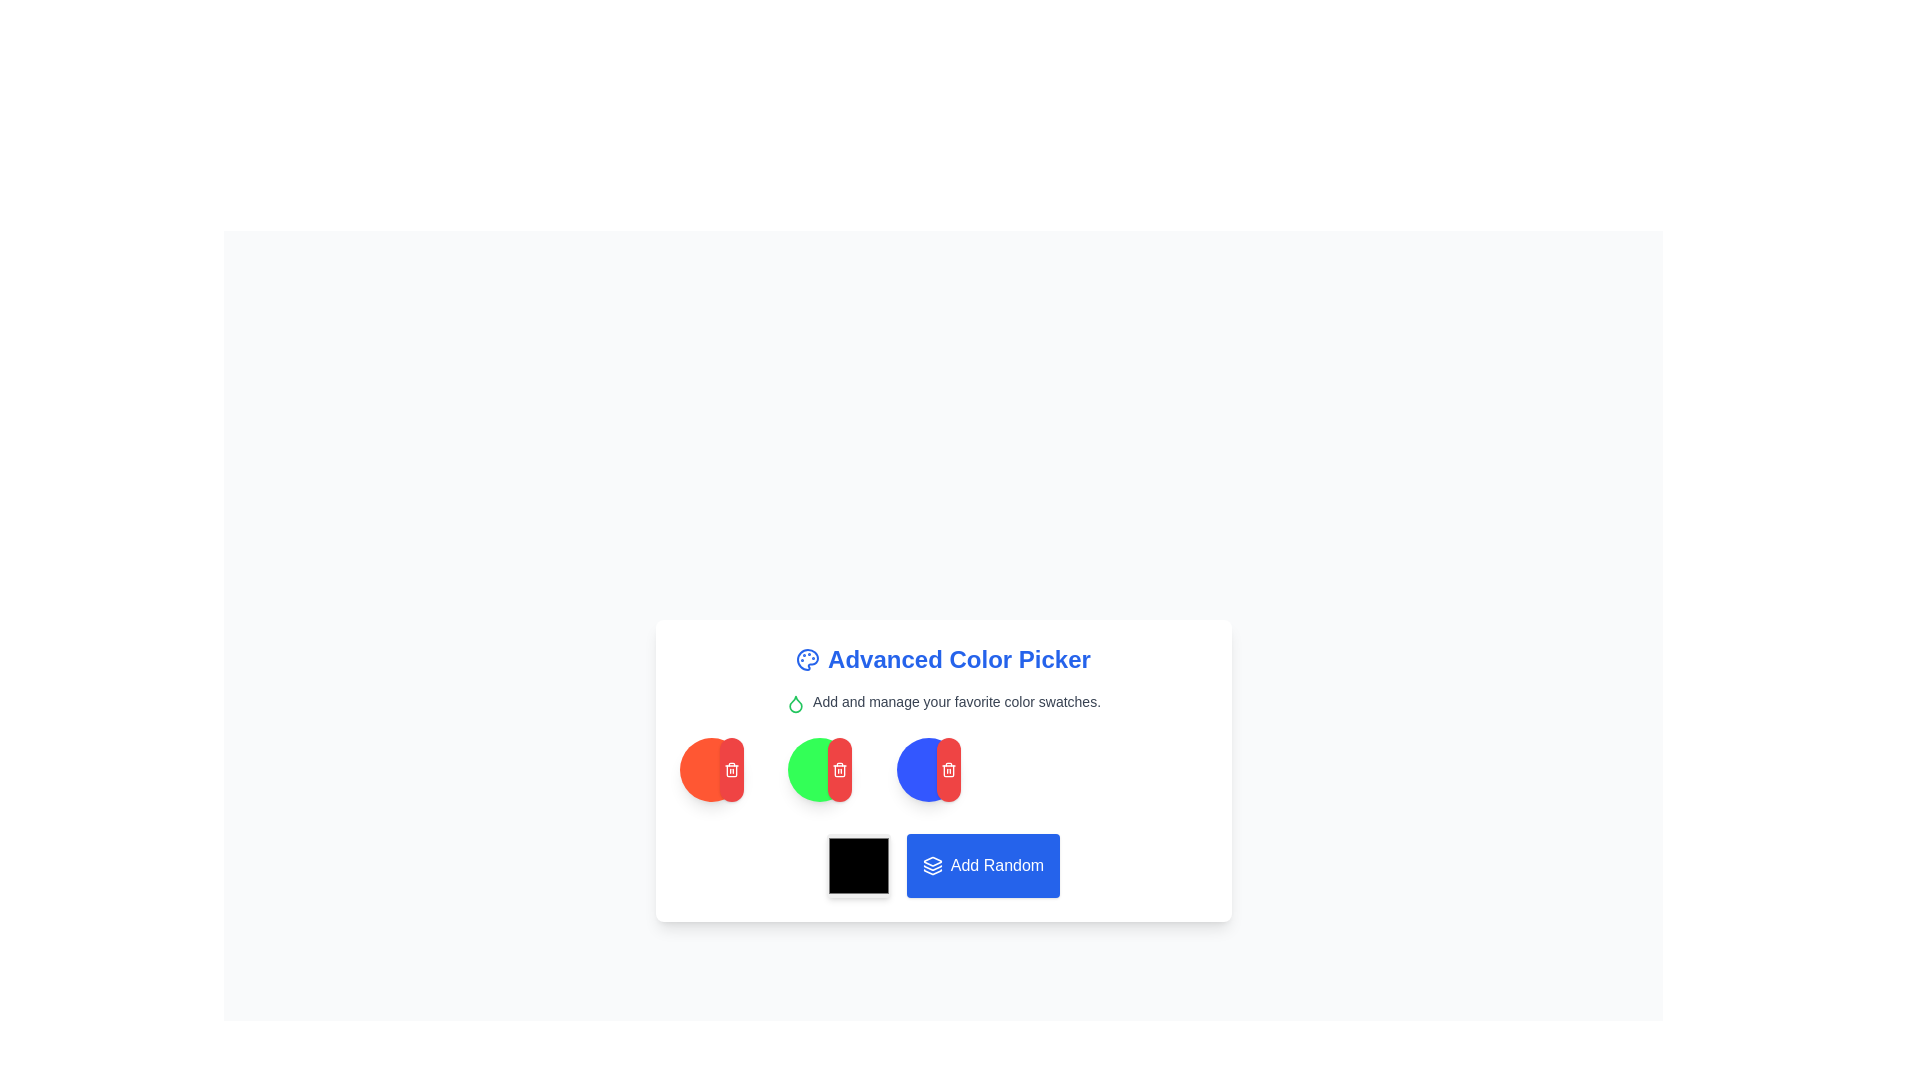 The height and width of the screenshot is (1080, 1920). What do you see at coordinates (808, 660) in the screenshot?
I see `the color palette icon located to the left of the 'Advanced Color Picker' label in the header section of the color picker interface` at bounding box center [808, 660].